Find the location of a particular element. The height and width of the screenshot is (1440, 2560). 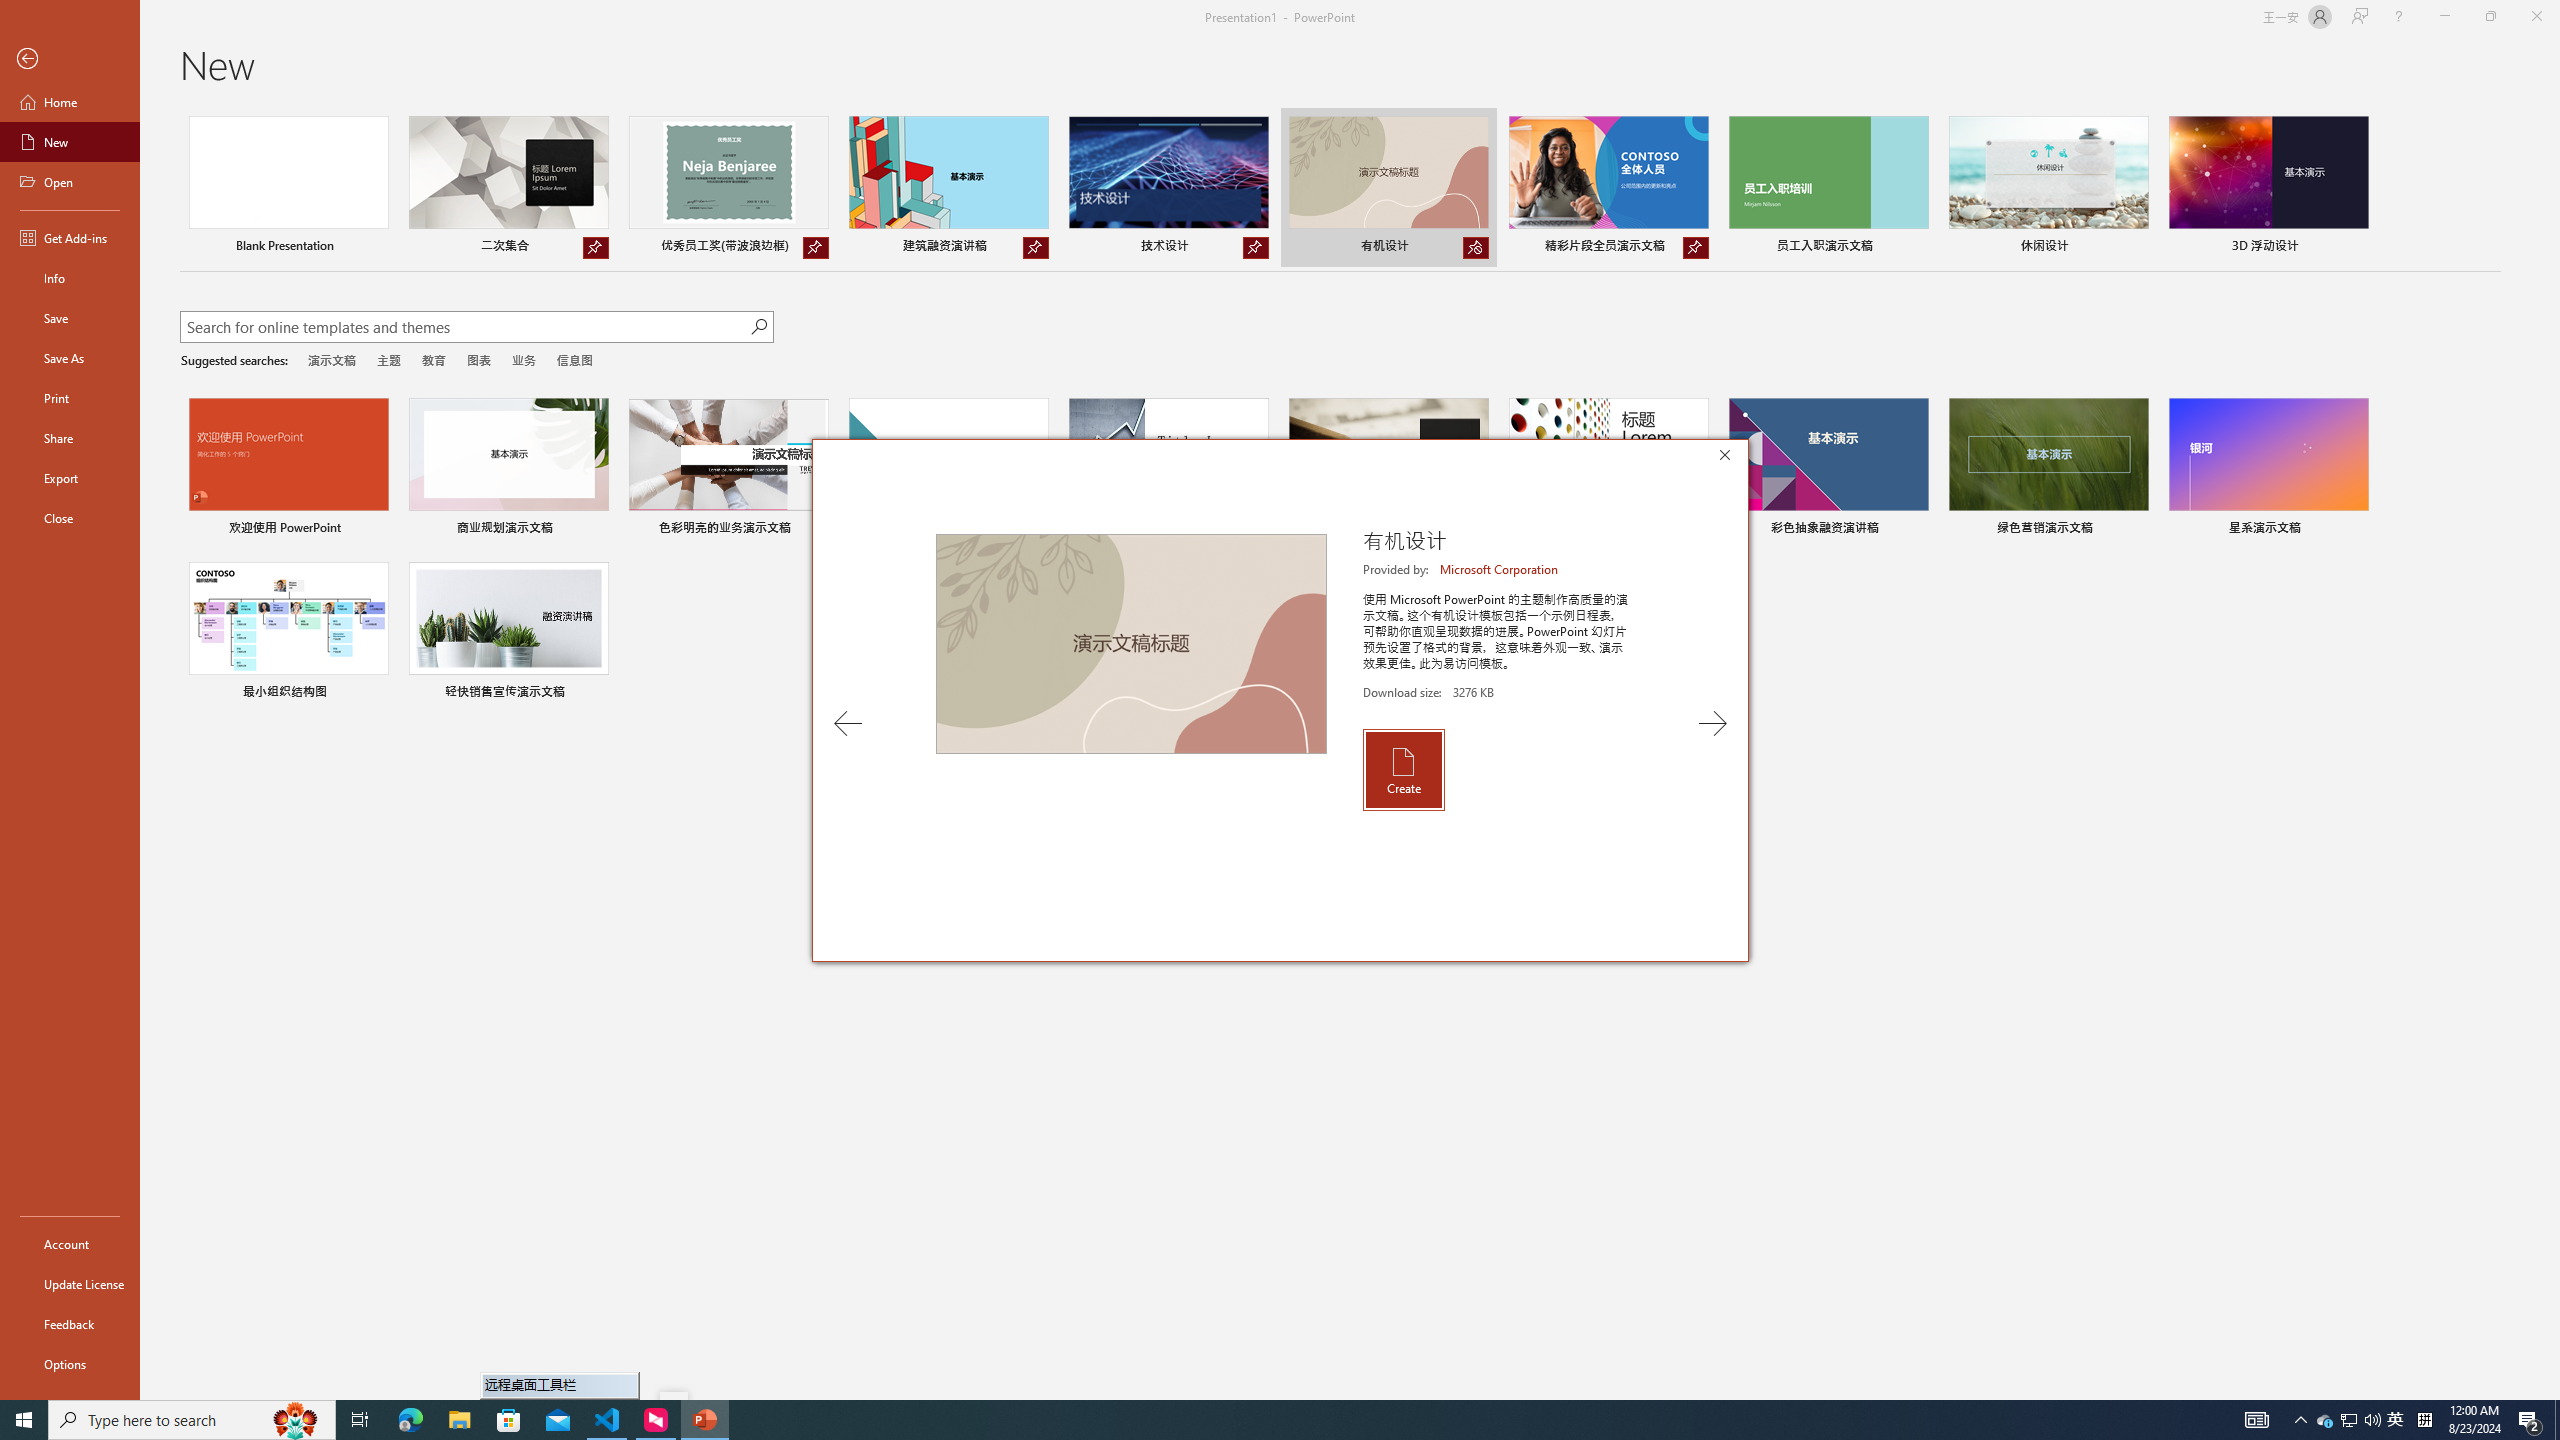

'Start searching' is located at coordinates (758, 326).